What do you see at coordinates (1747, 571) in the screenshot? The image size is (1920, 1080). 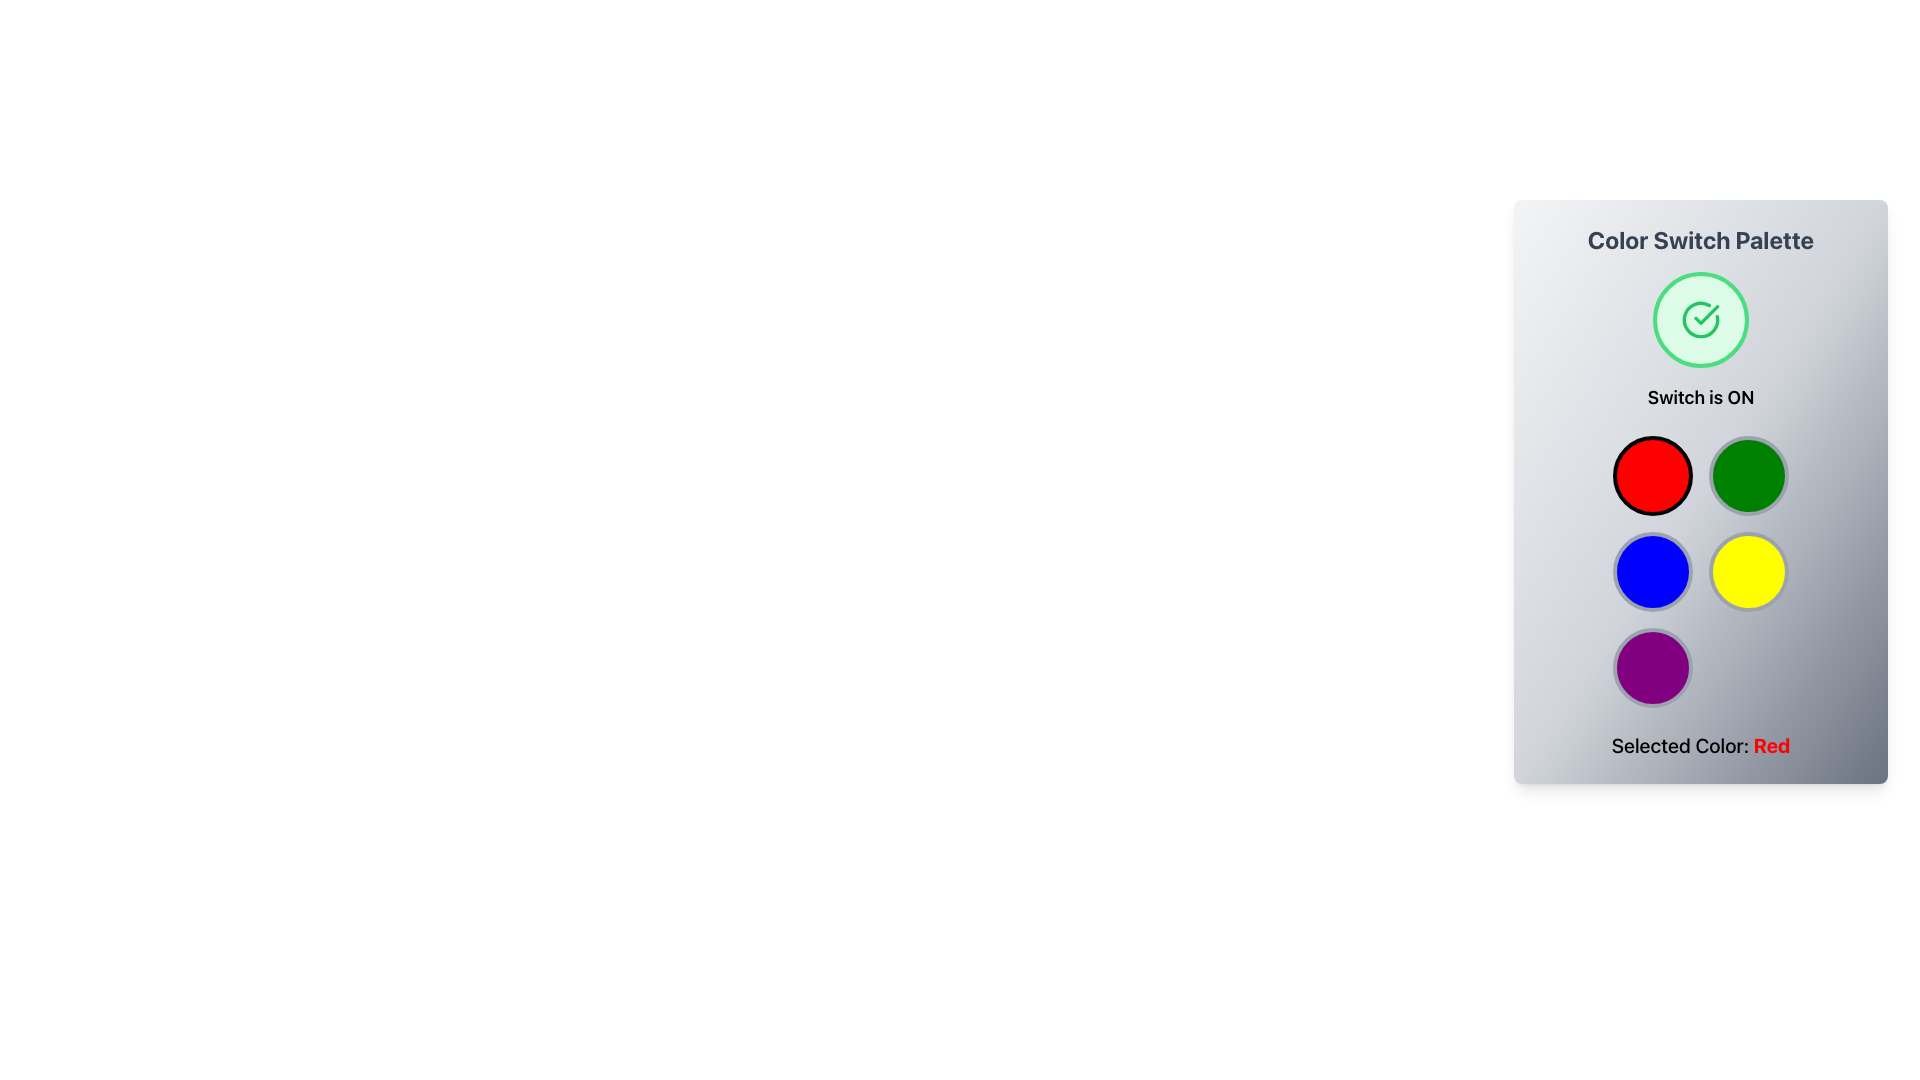 I see `the yellow color selection button located in the lower-right position of the Color Switch Palette` at bounding box center [1747, 571].